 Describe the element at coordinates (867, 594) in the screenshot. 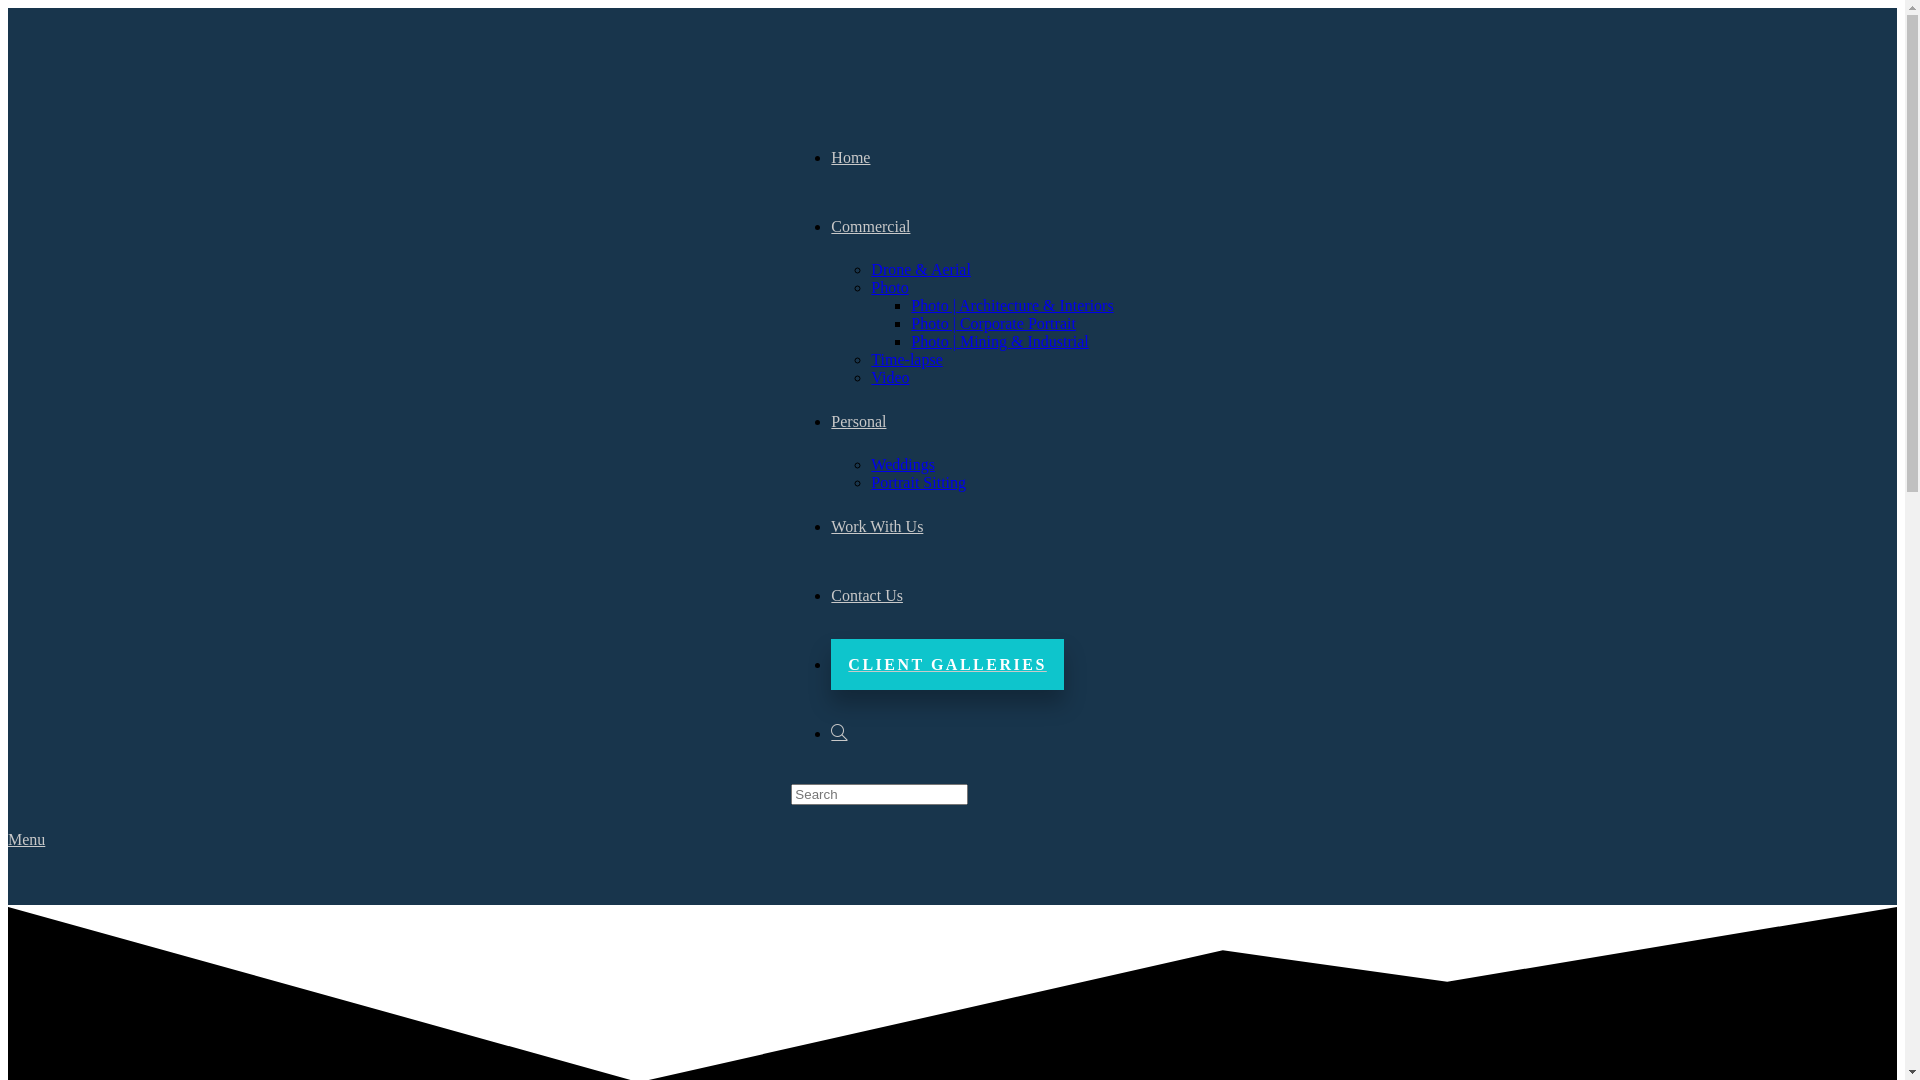

I see `'Contact Us'` at that location.